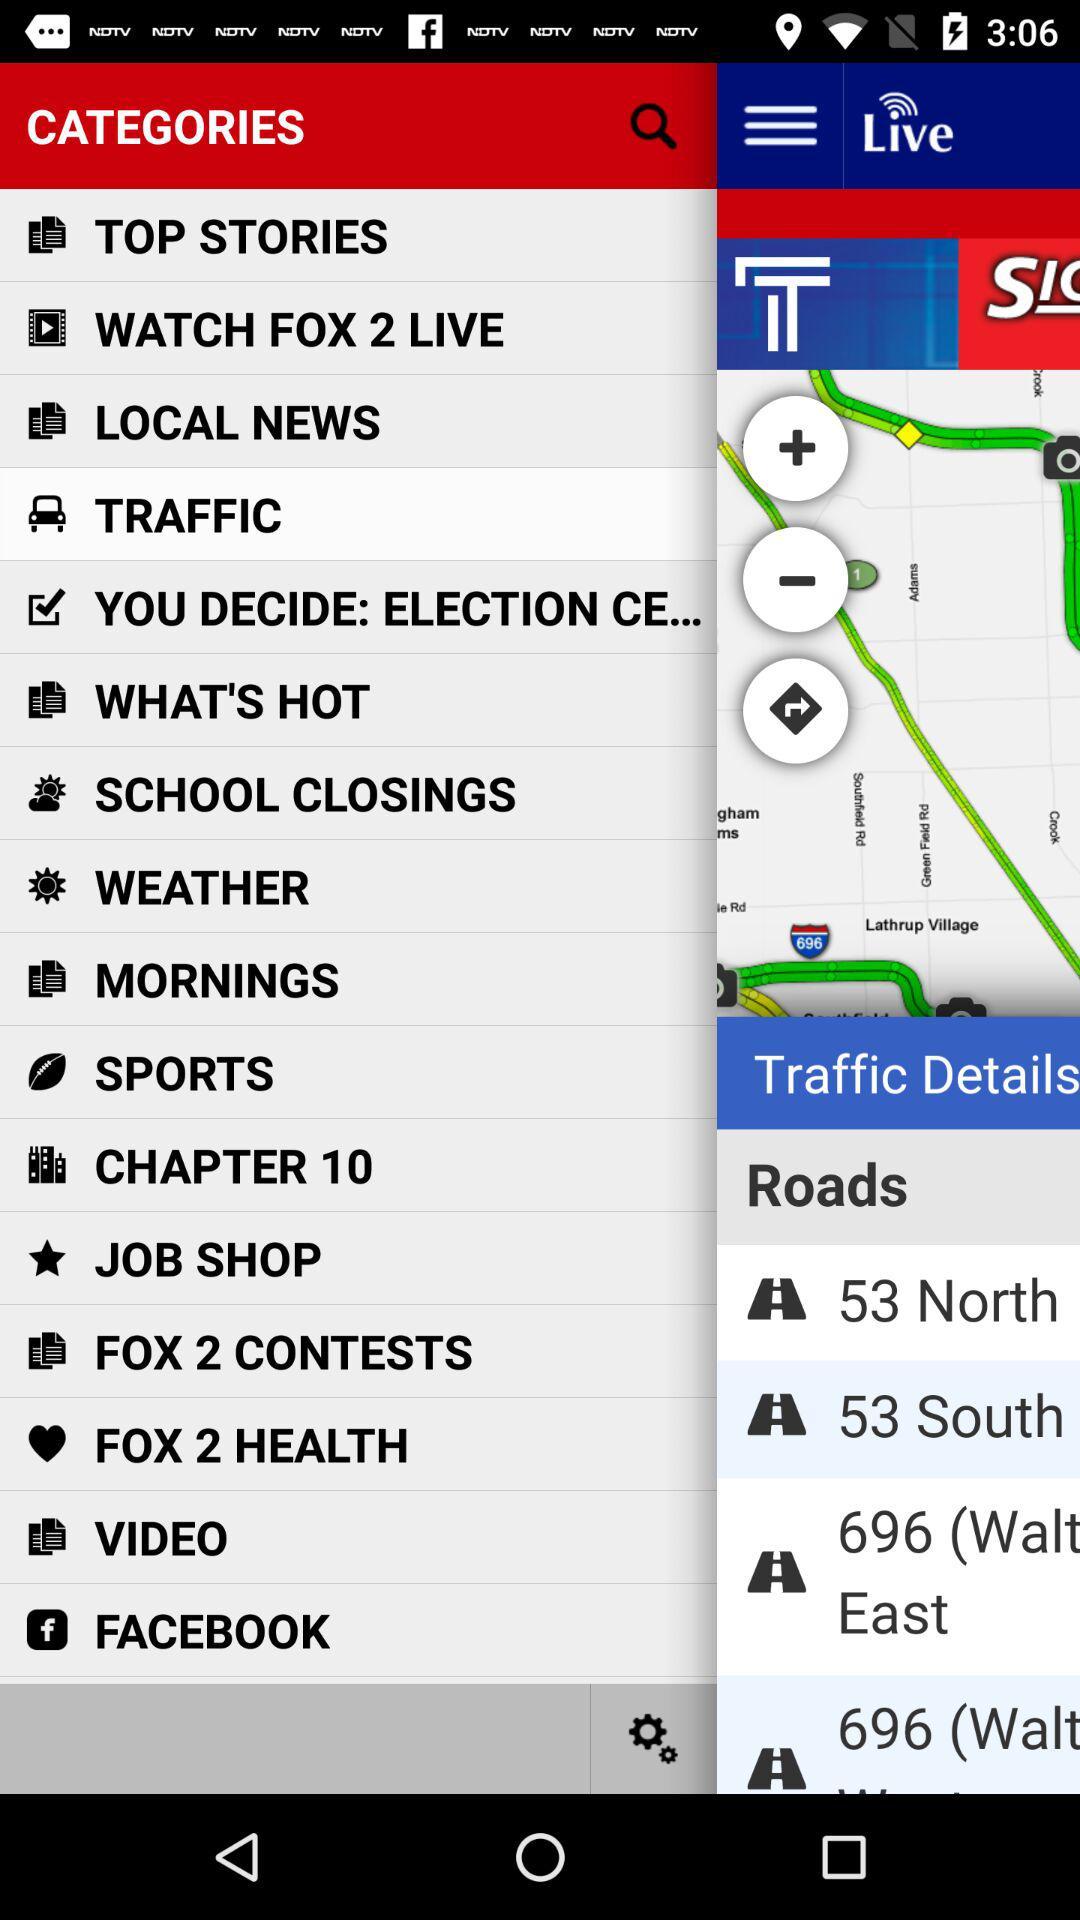 The height and width of the screenshot is (1920, 1080). I want to click on open settings, so click(654, 1737).